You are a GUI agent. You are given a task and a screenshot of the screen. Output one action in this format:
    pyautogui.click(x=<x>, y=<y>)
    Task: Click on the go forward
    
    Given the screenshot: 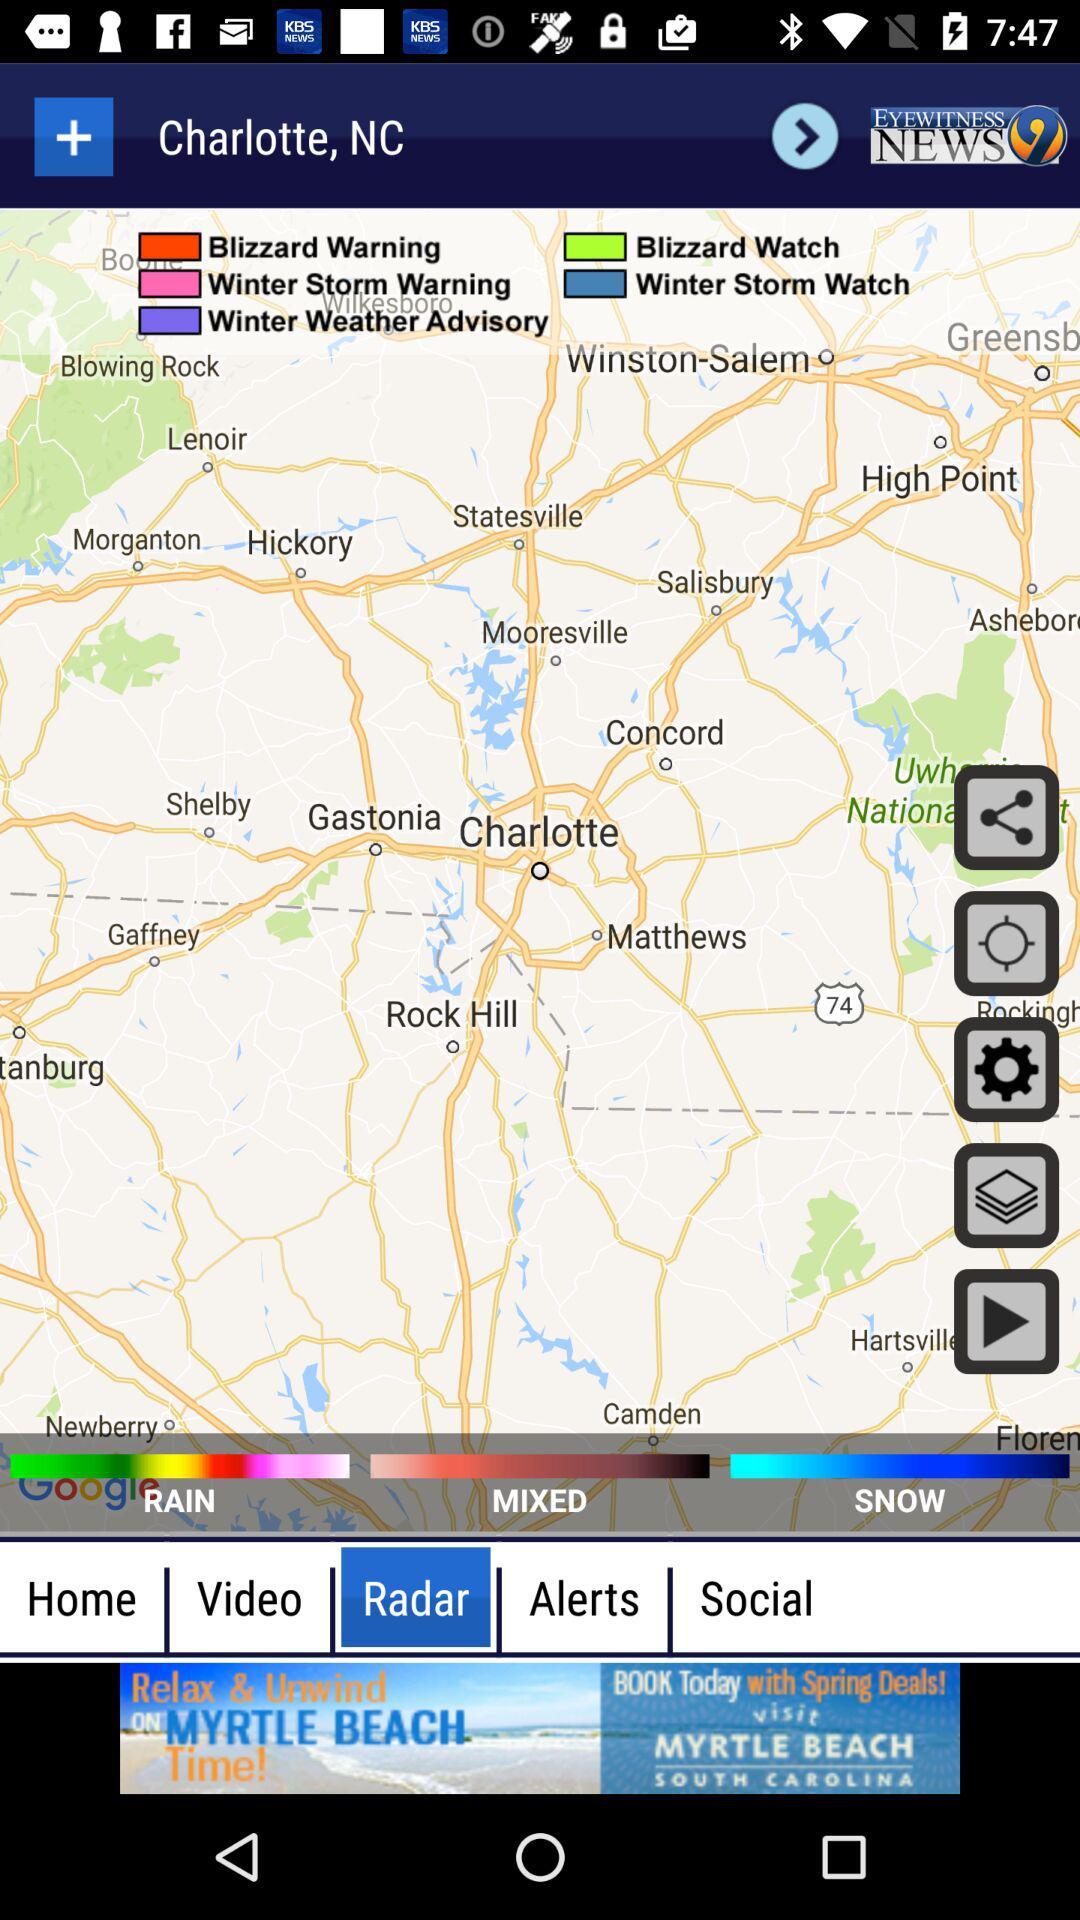 What is the action you would take?
    pyautogui.click(x=804, y=135)
    